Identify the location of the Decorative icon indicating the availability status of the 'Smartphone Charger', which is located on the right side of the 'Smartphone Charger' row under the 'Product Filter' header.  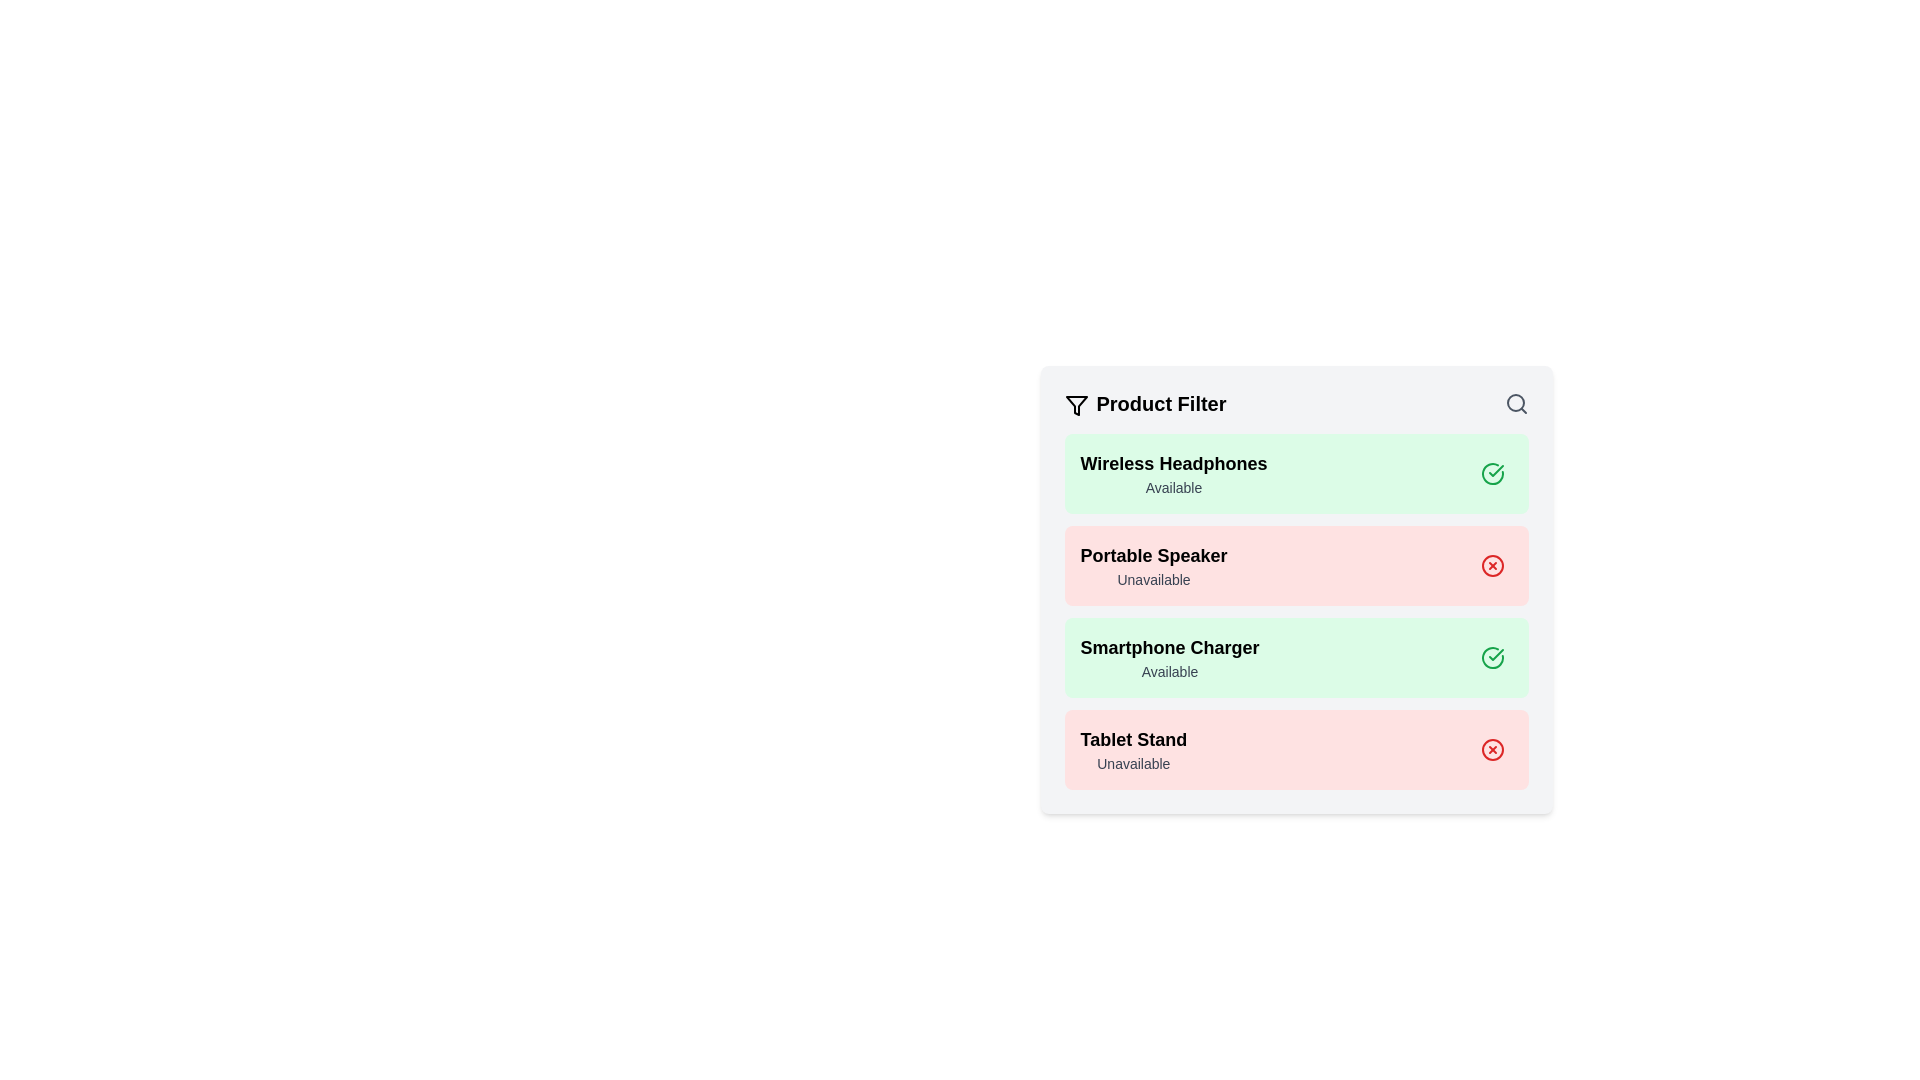
(1492, 658).